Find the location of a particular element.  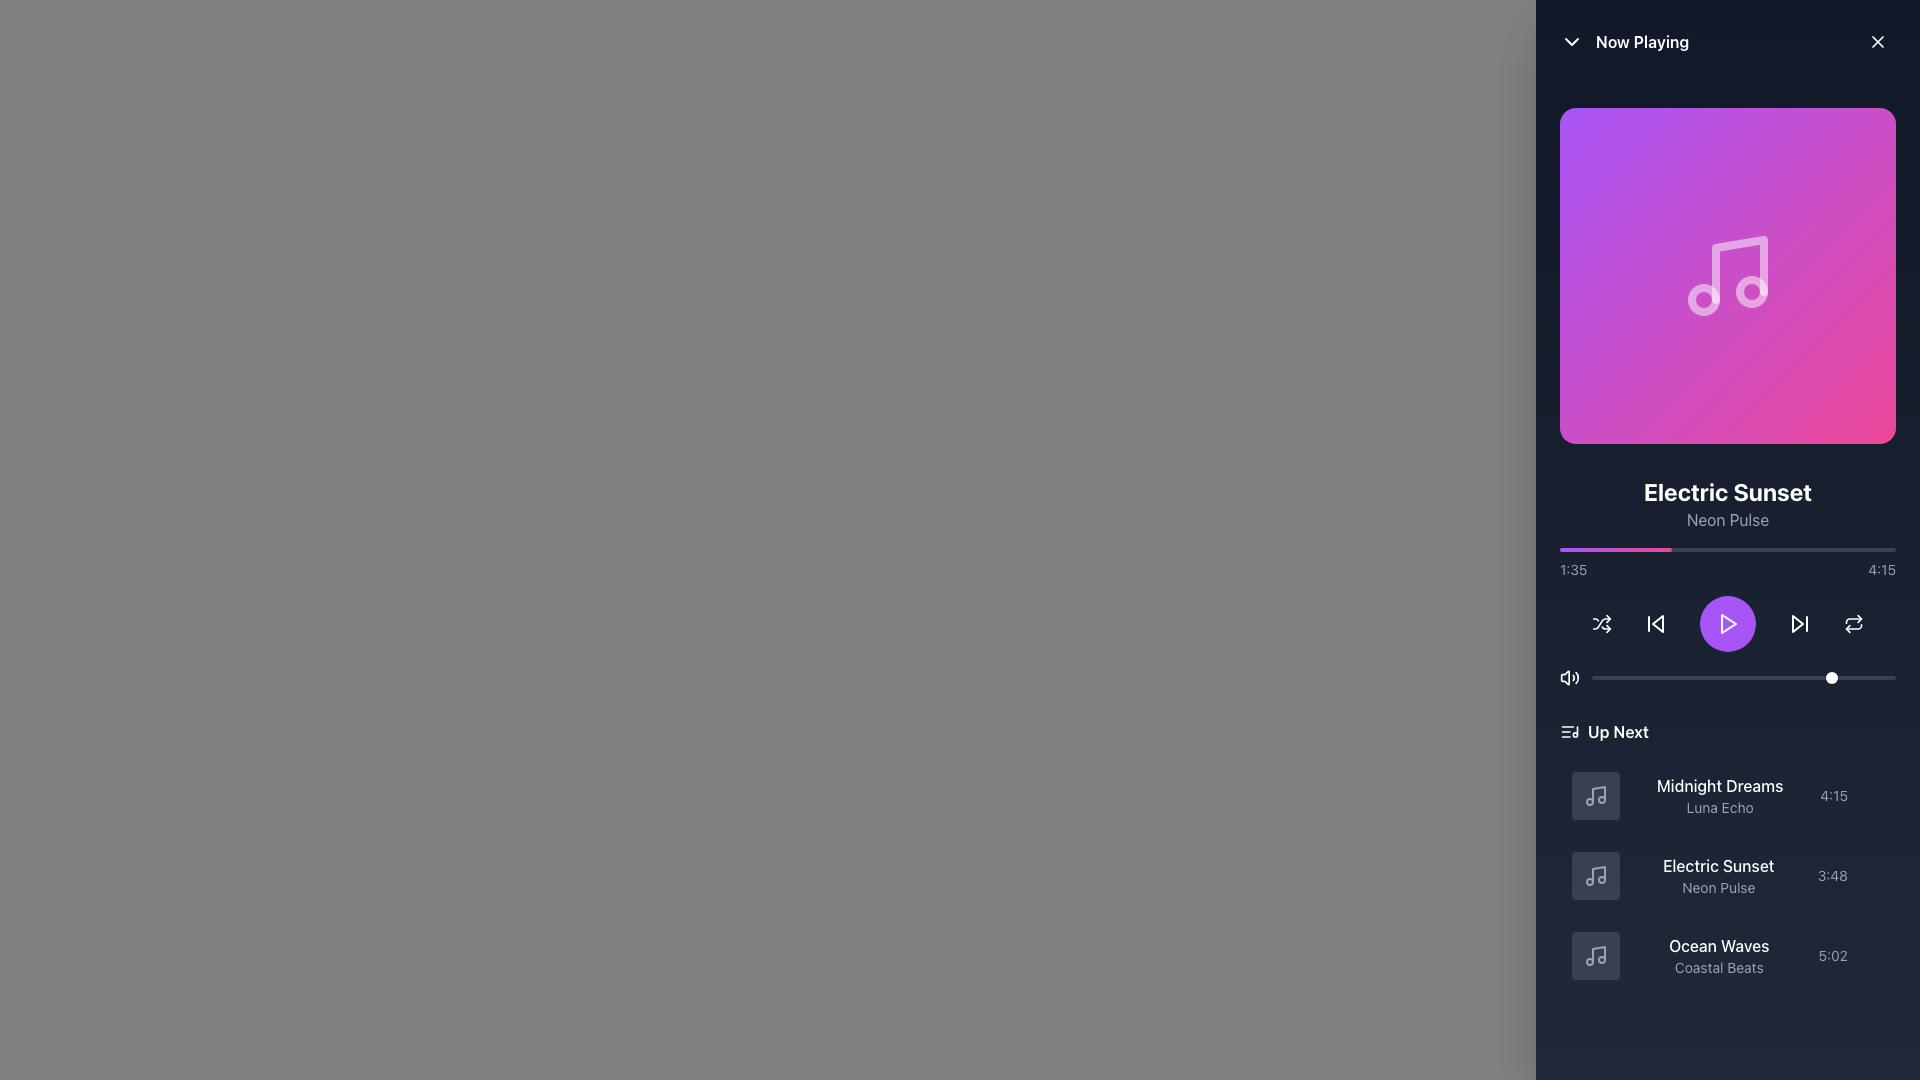

the slider thumb located at the bottom of the interface, which adjusts the volume level from 80 towards the desired value is located at coordinates (1742, 677).